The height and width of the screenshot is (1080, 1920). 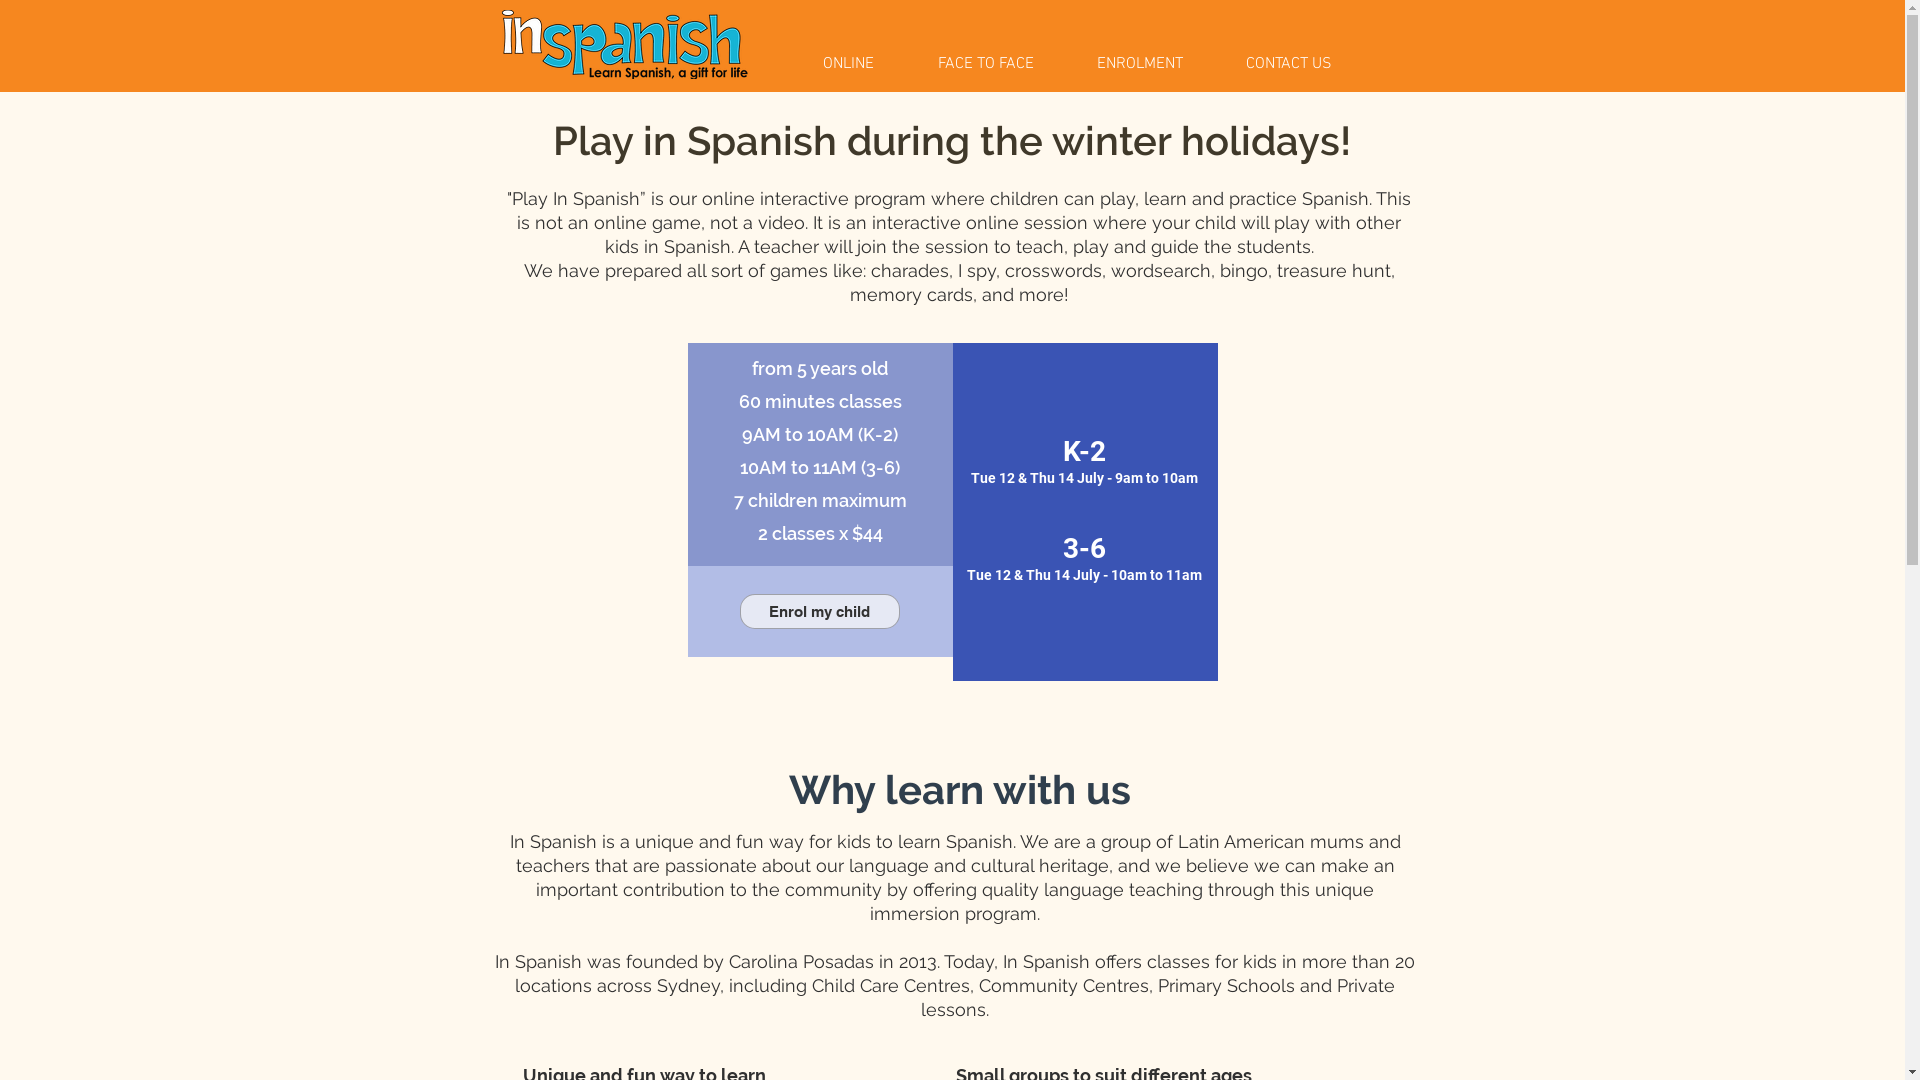 I want to click on 'ENROLMENT', so click(x=1156, y=63).